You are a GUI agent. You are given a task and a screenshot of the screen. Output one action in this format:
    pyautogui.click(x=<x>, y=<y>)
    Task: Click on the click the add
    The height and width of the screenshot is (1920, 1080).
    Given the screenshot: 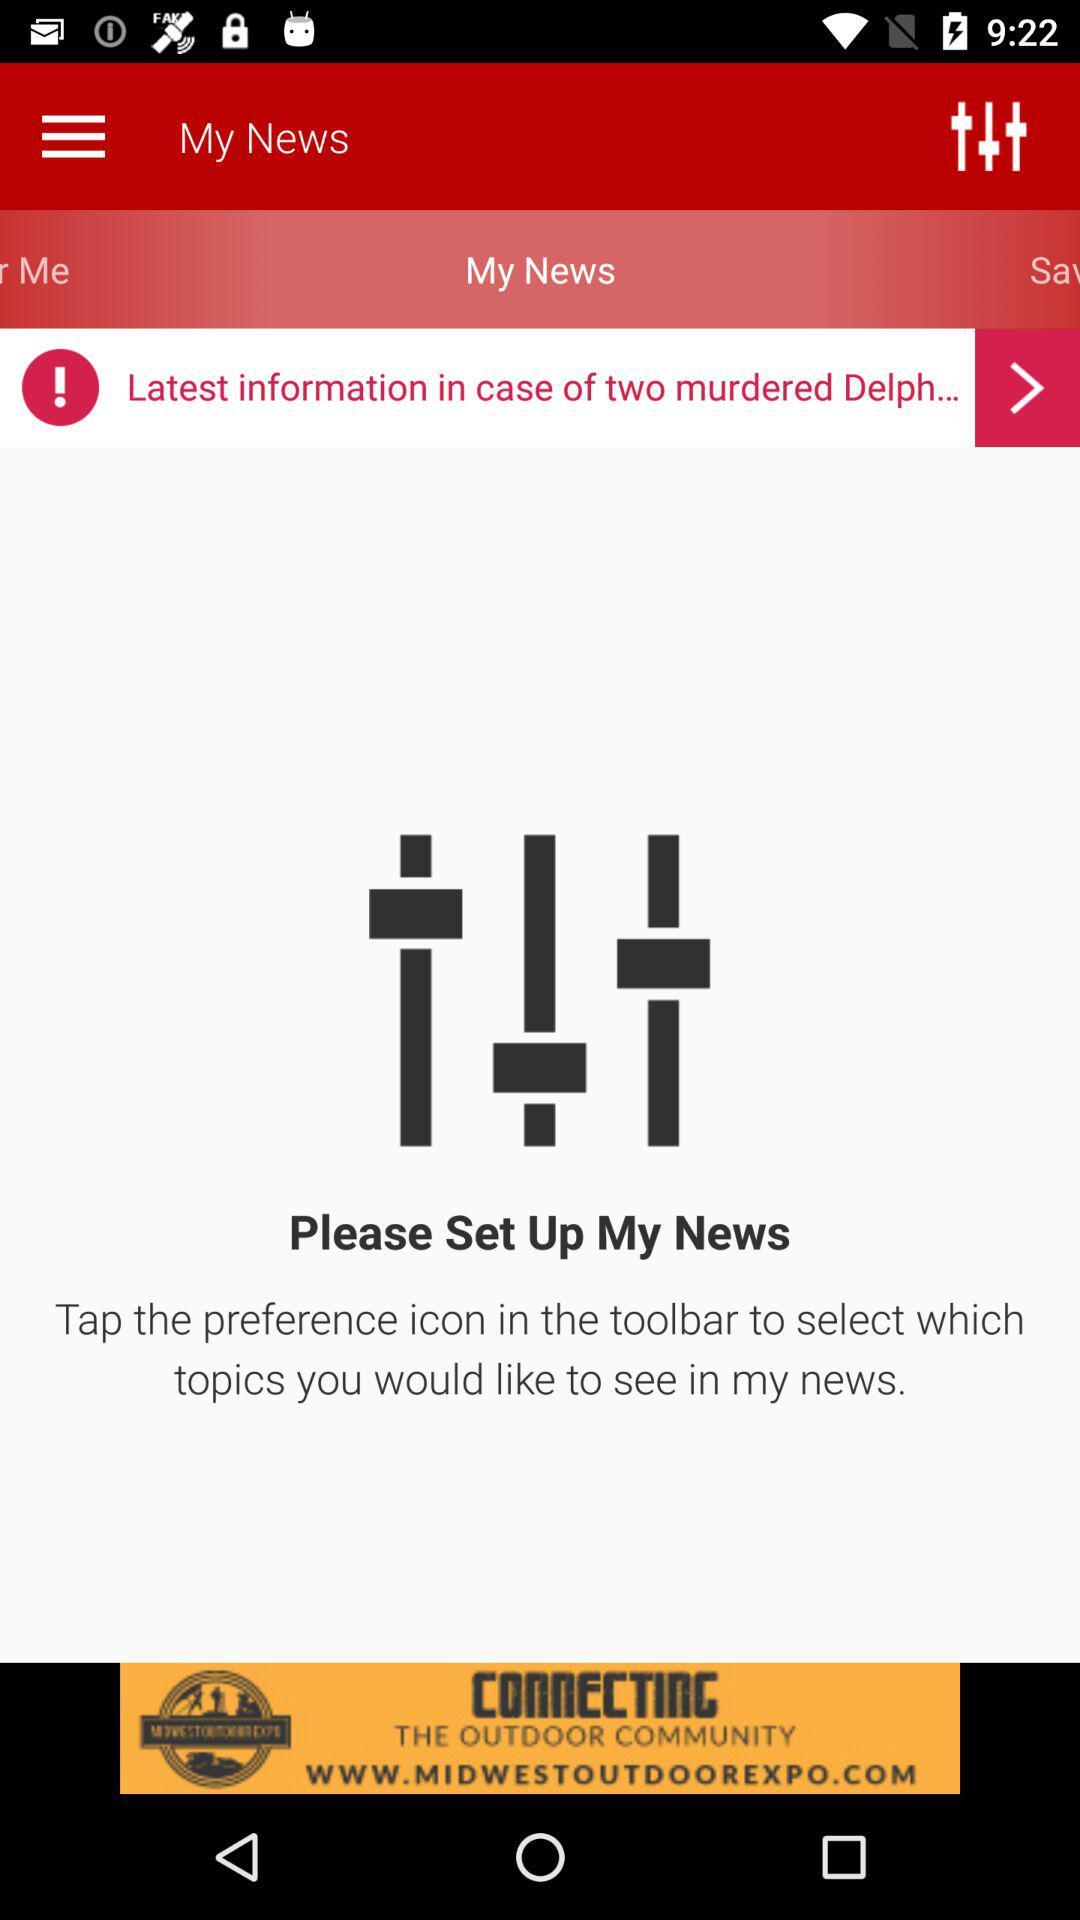 What is the action you would take?
    pyautogui.click(x=540, y=1727)
    